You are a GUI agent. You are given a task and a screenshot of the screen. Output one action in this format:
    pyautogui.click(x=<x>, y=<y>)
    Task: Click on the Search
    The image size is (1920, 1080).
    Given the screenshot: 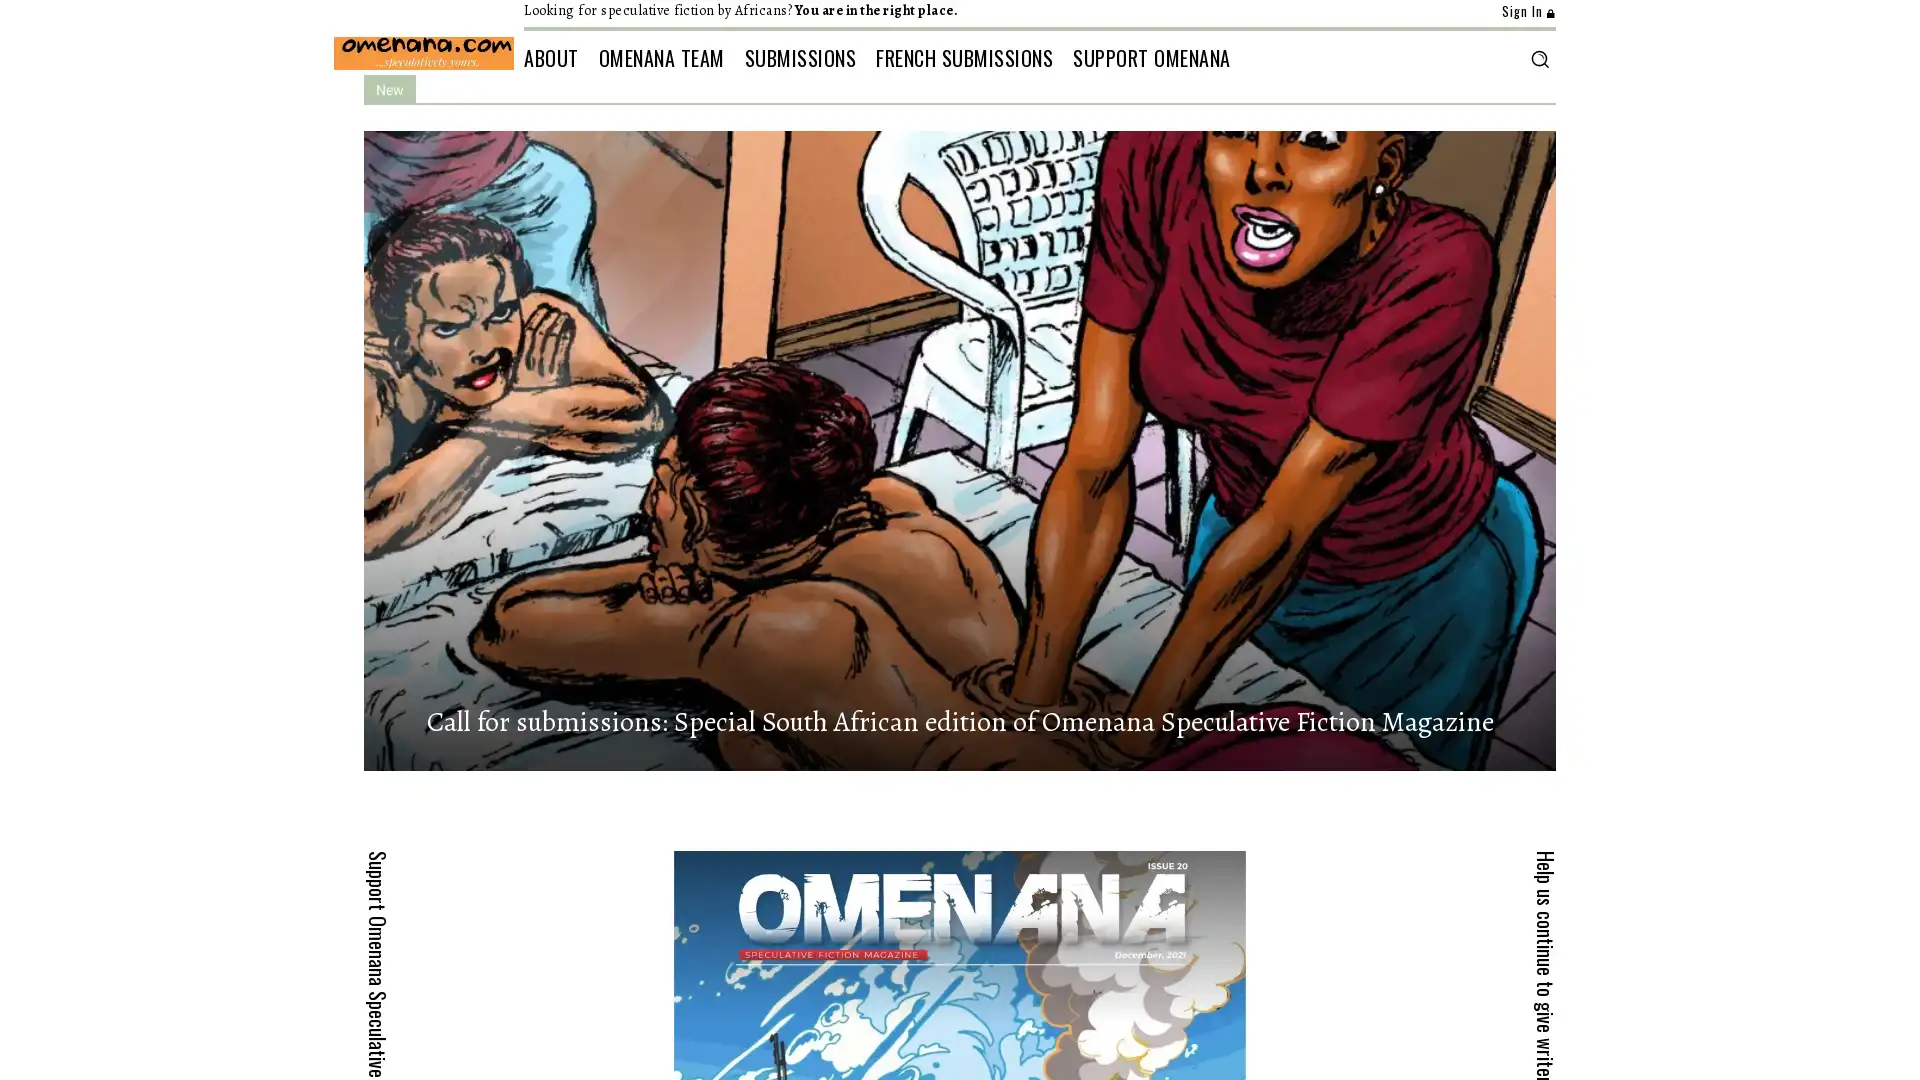 What is the action you would take?
    pyautogui.click(x=1538, y=57)
    